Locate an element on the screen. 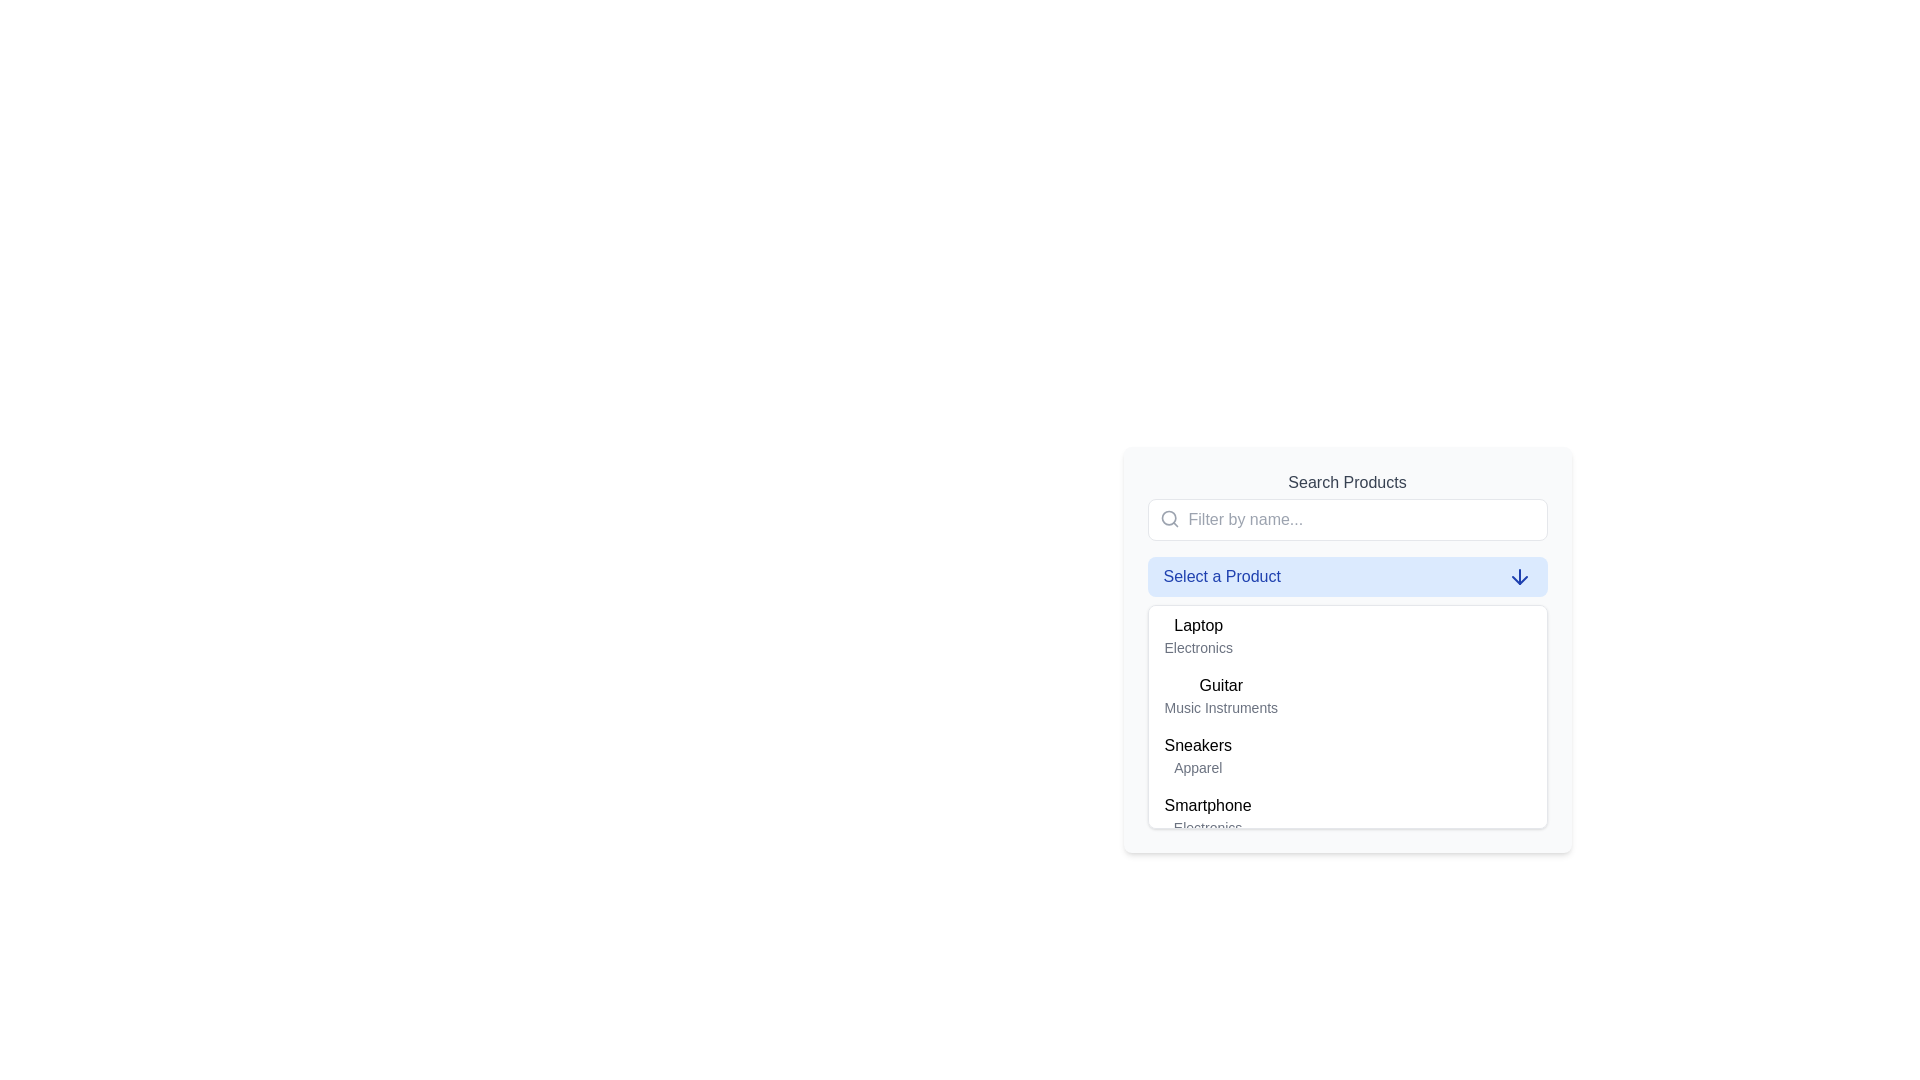 The height and width of the screenshot is (1080, 1920). supplementary text label located in the dropdown menu under 'Select a Product,' positioned as the second item in the list beneath 'Guitar.' is located at coordinates (1220, 707).